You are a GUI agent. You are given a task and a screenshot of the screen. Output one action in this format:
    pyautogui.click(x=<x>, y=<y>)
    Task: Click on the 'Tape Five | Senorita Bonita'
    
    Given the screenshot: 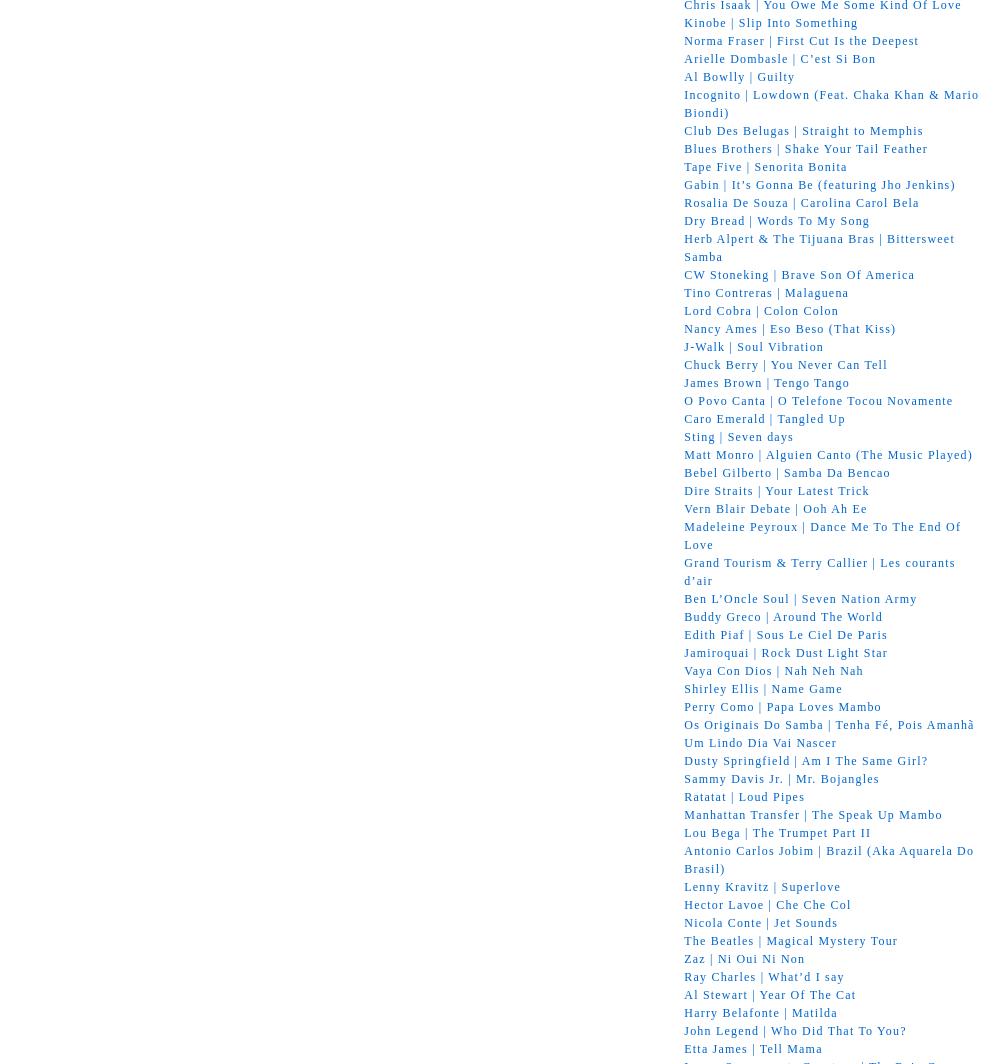 What is the action you would take?
    pyautogui.click(x=765, y=165)
    